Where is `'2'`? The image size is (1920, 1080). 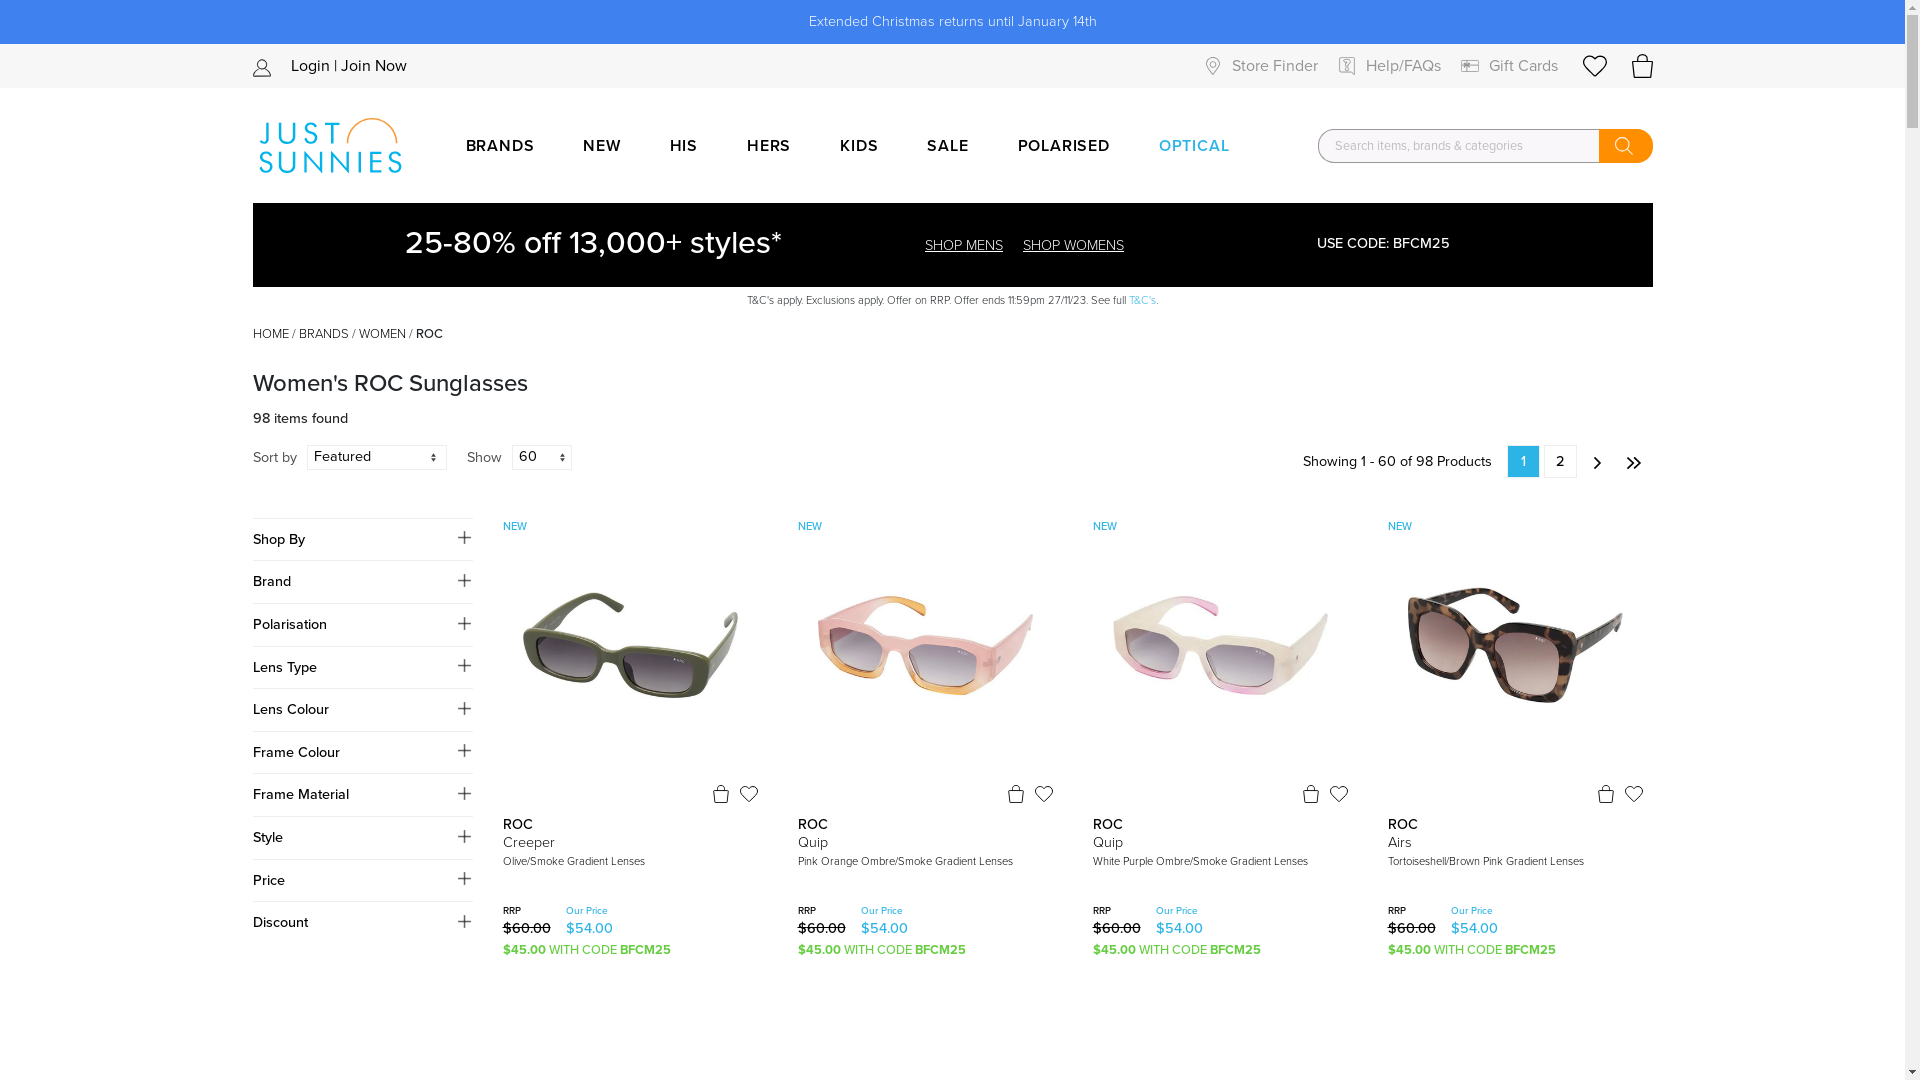
'2' is located at coordinates (1543, 461).